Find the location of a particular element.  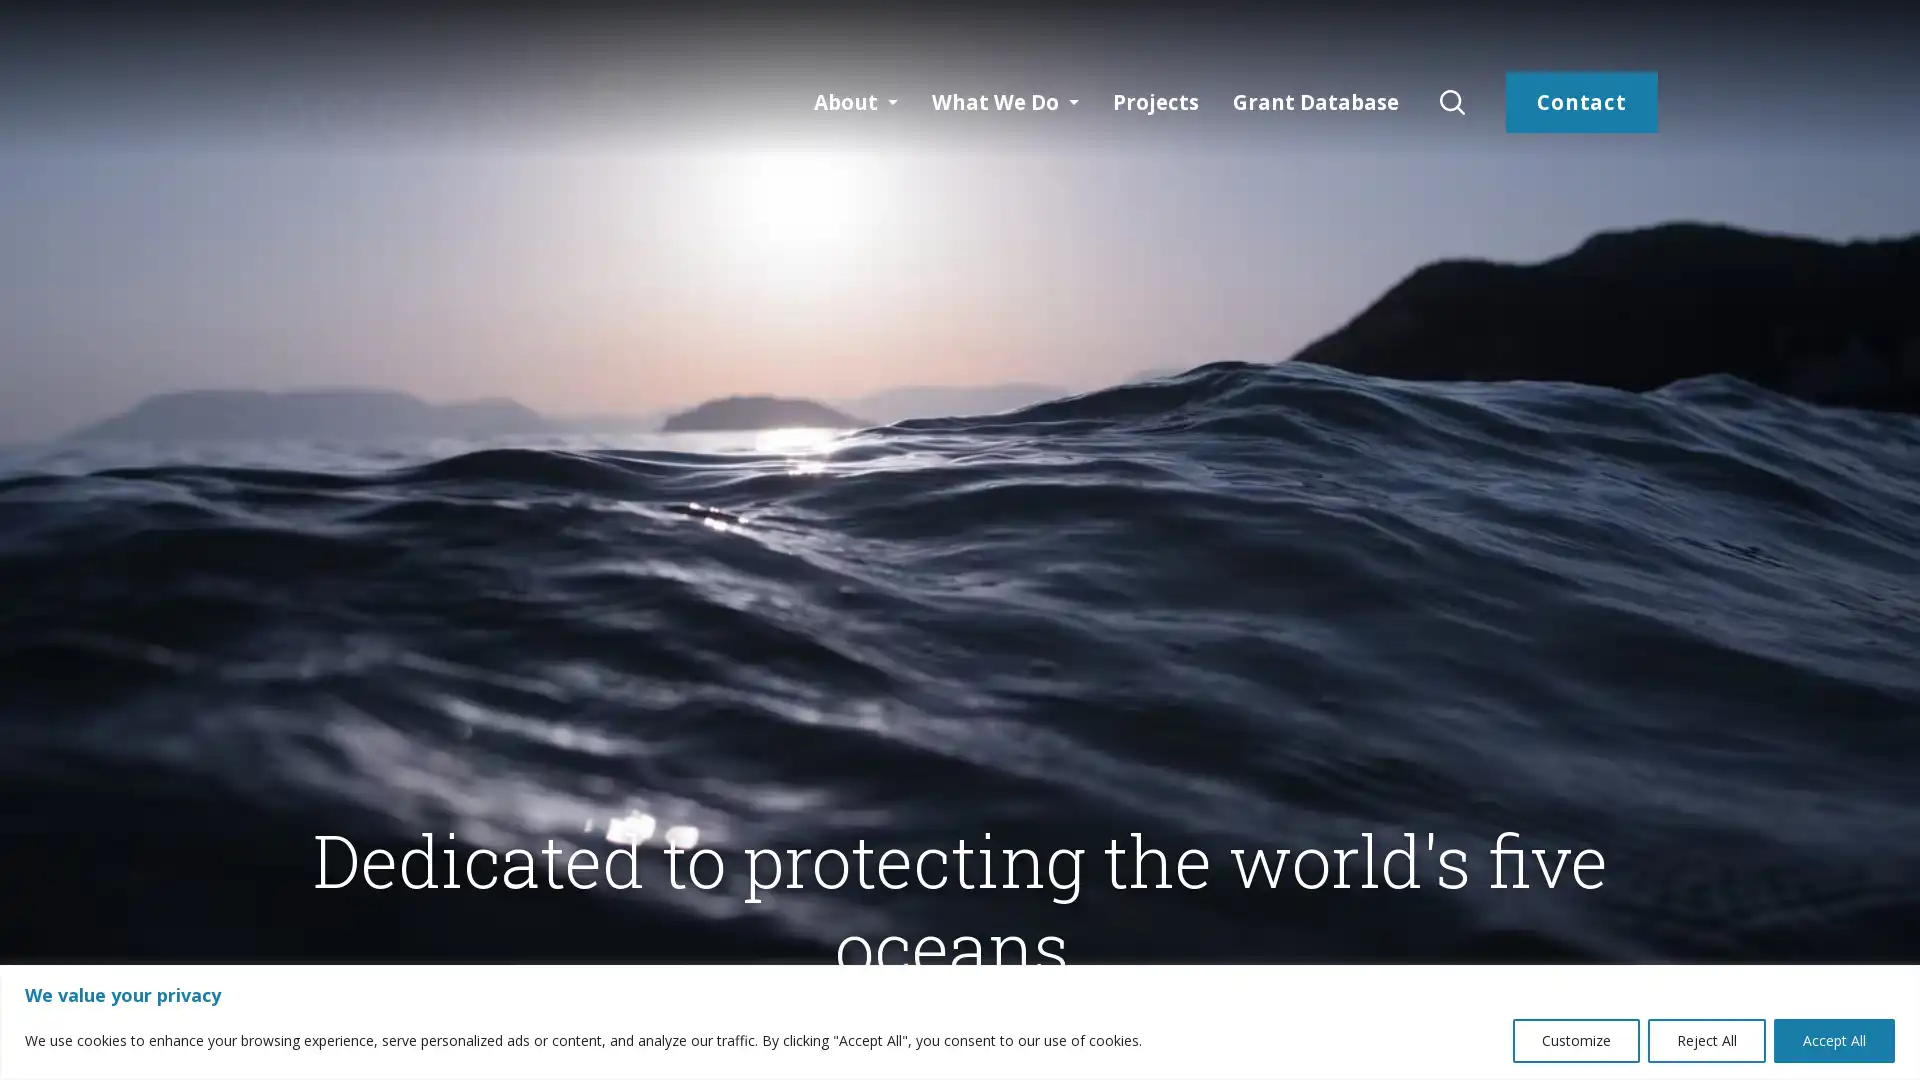

Accept All is located at coordinates (1834, 1039).